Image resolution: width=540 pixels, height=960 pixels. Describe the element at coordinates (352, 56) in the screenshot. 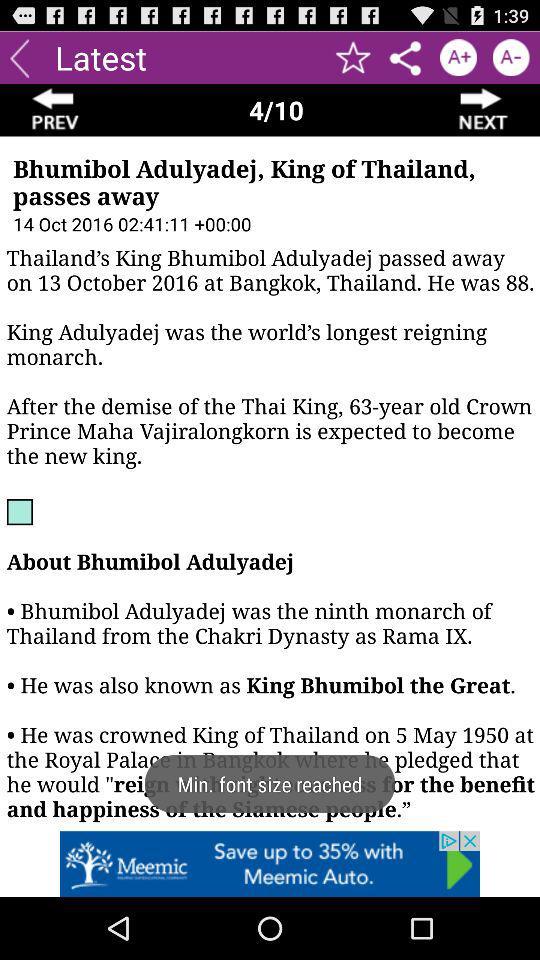

I see `favorite` at that location.